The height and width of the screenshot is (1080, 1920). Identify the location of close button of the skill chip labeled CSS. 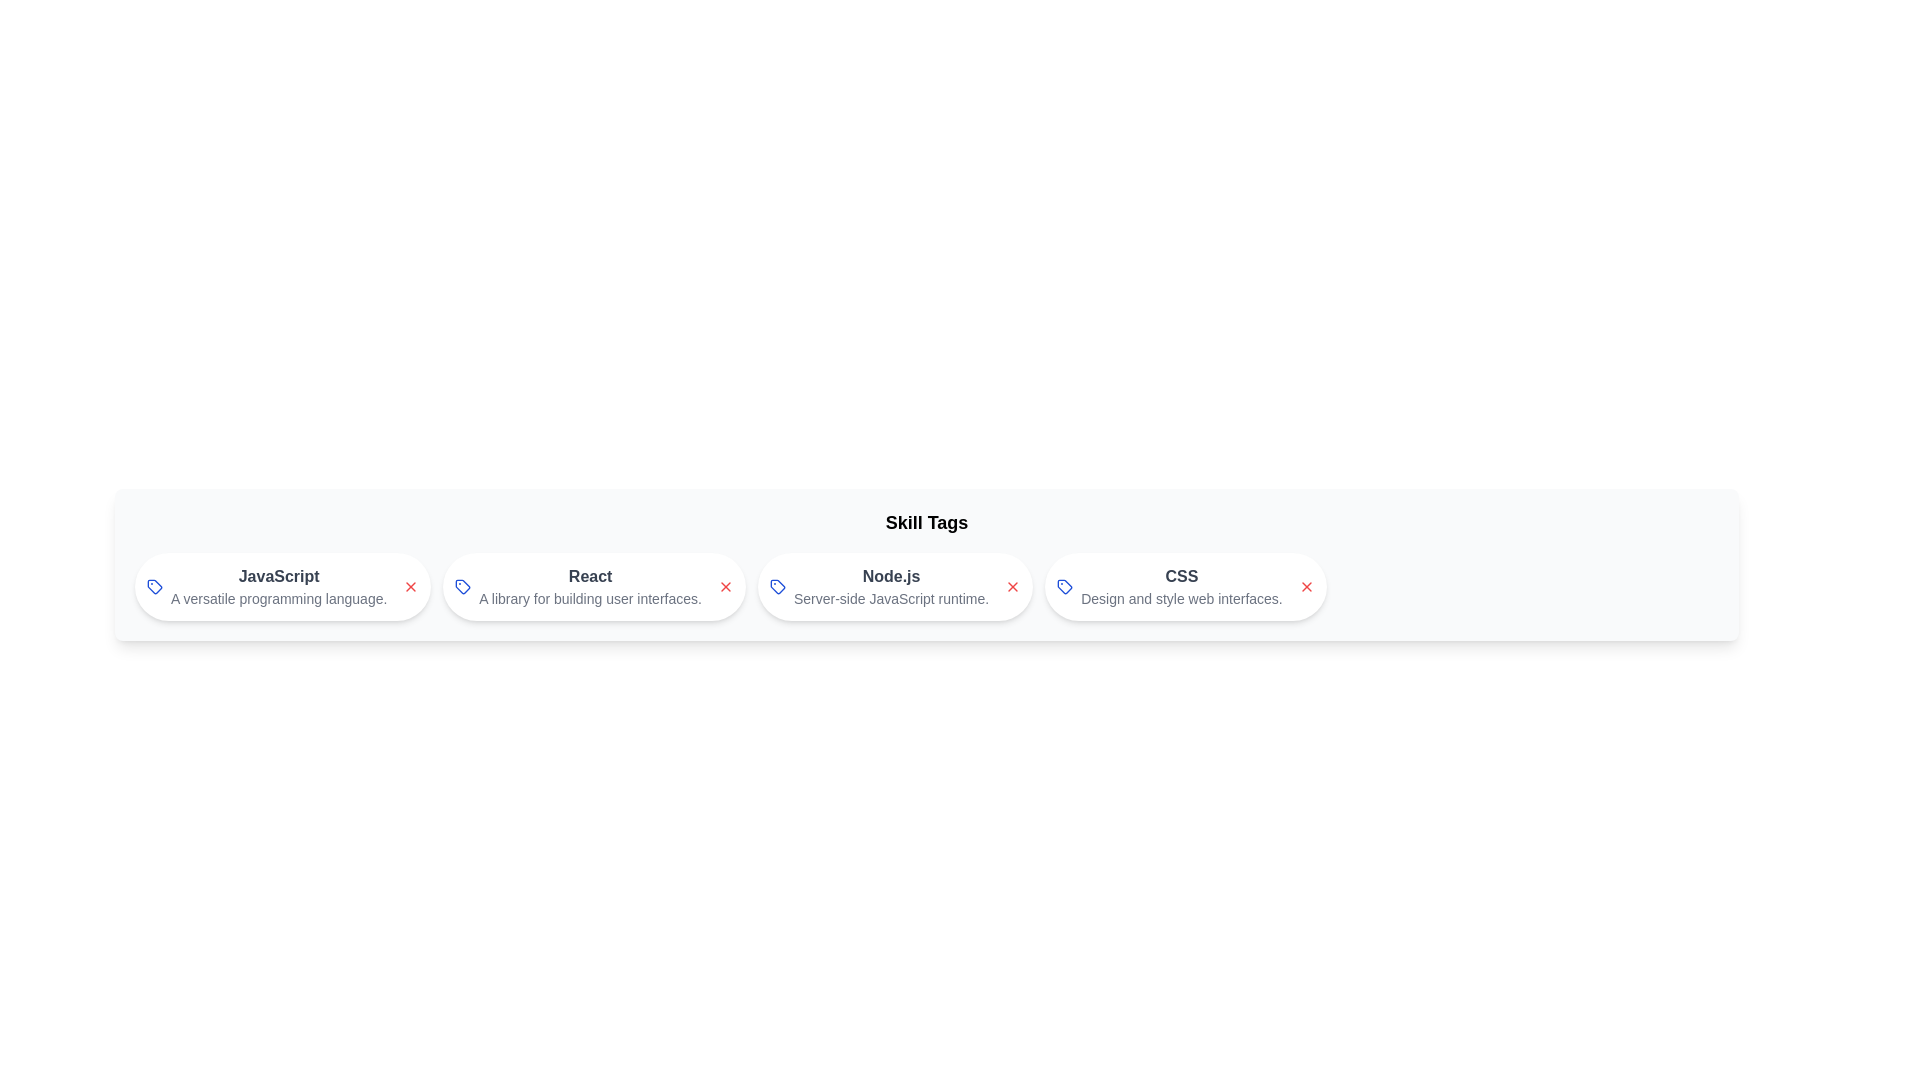
(1306, 585).